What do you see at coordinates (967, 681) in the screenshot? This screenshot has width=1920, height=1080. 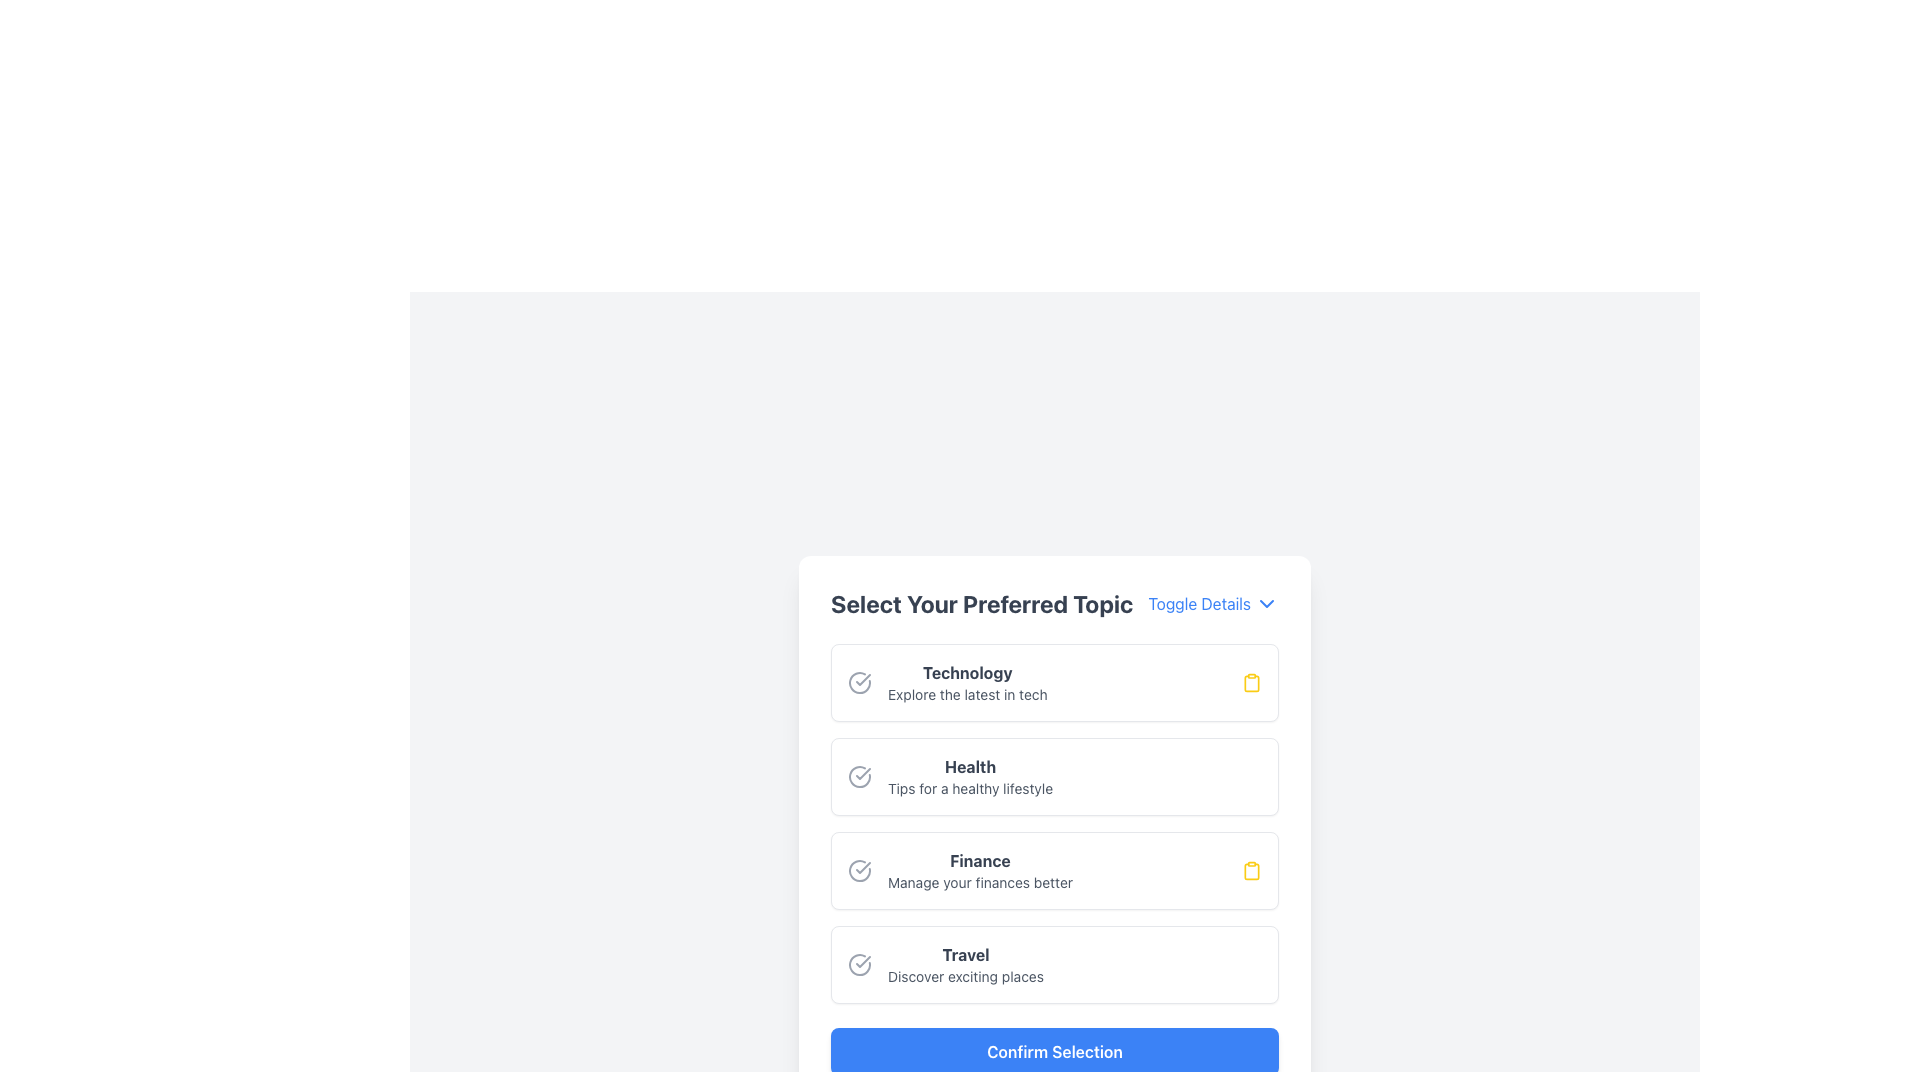 I see `the 'Technology' text label in the topic selection menu, located in the second row, just to the right of the circular check icon` at bounding box center [967, 681].